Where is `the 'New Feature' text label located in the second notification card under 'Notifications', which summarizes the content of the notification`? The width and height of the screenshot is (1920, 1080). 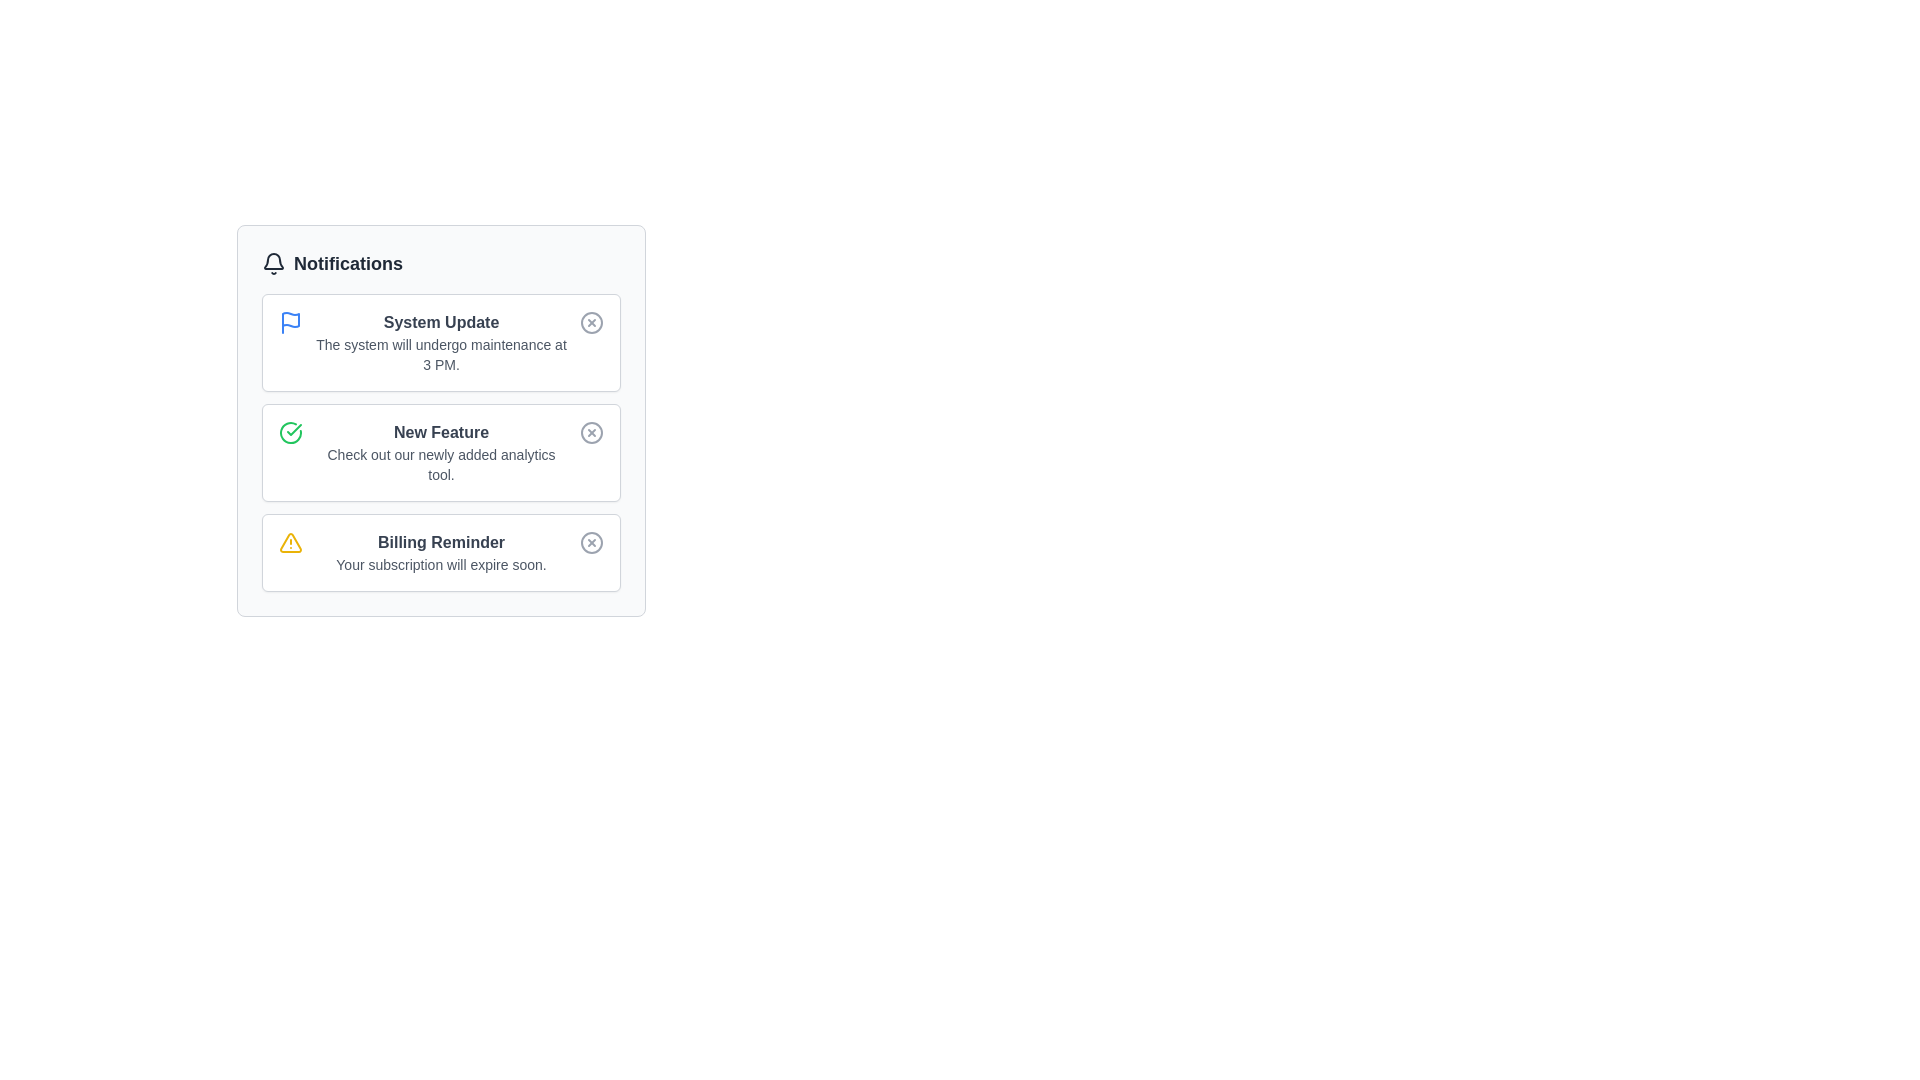
the 'New Feature' text label located in the second notification card under 'Notifications', which summarizes the content of the notification is located at coordinates (440, 431).